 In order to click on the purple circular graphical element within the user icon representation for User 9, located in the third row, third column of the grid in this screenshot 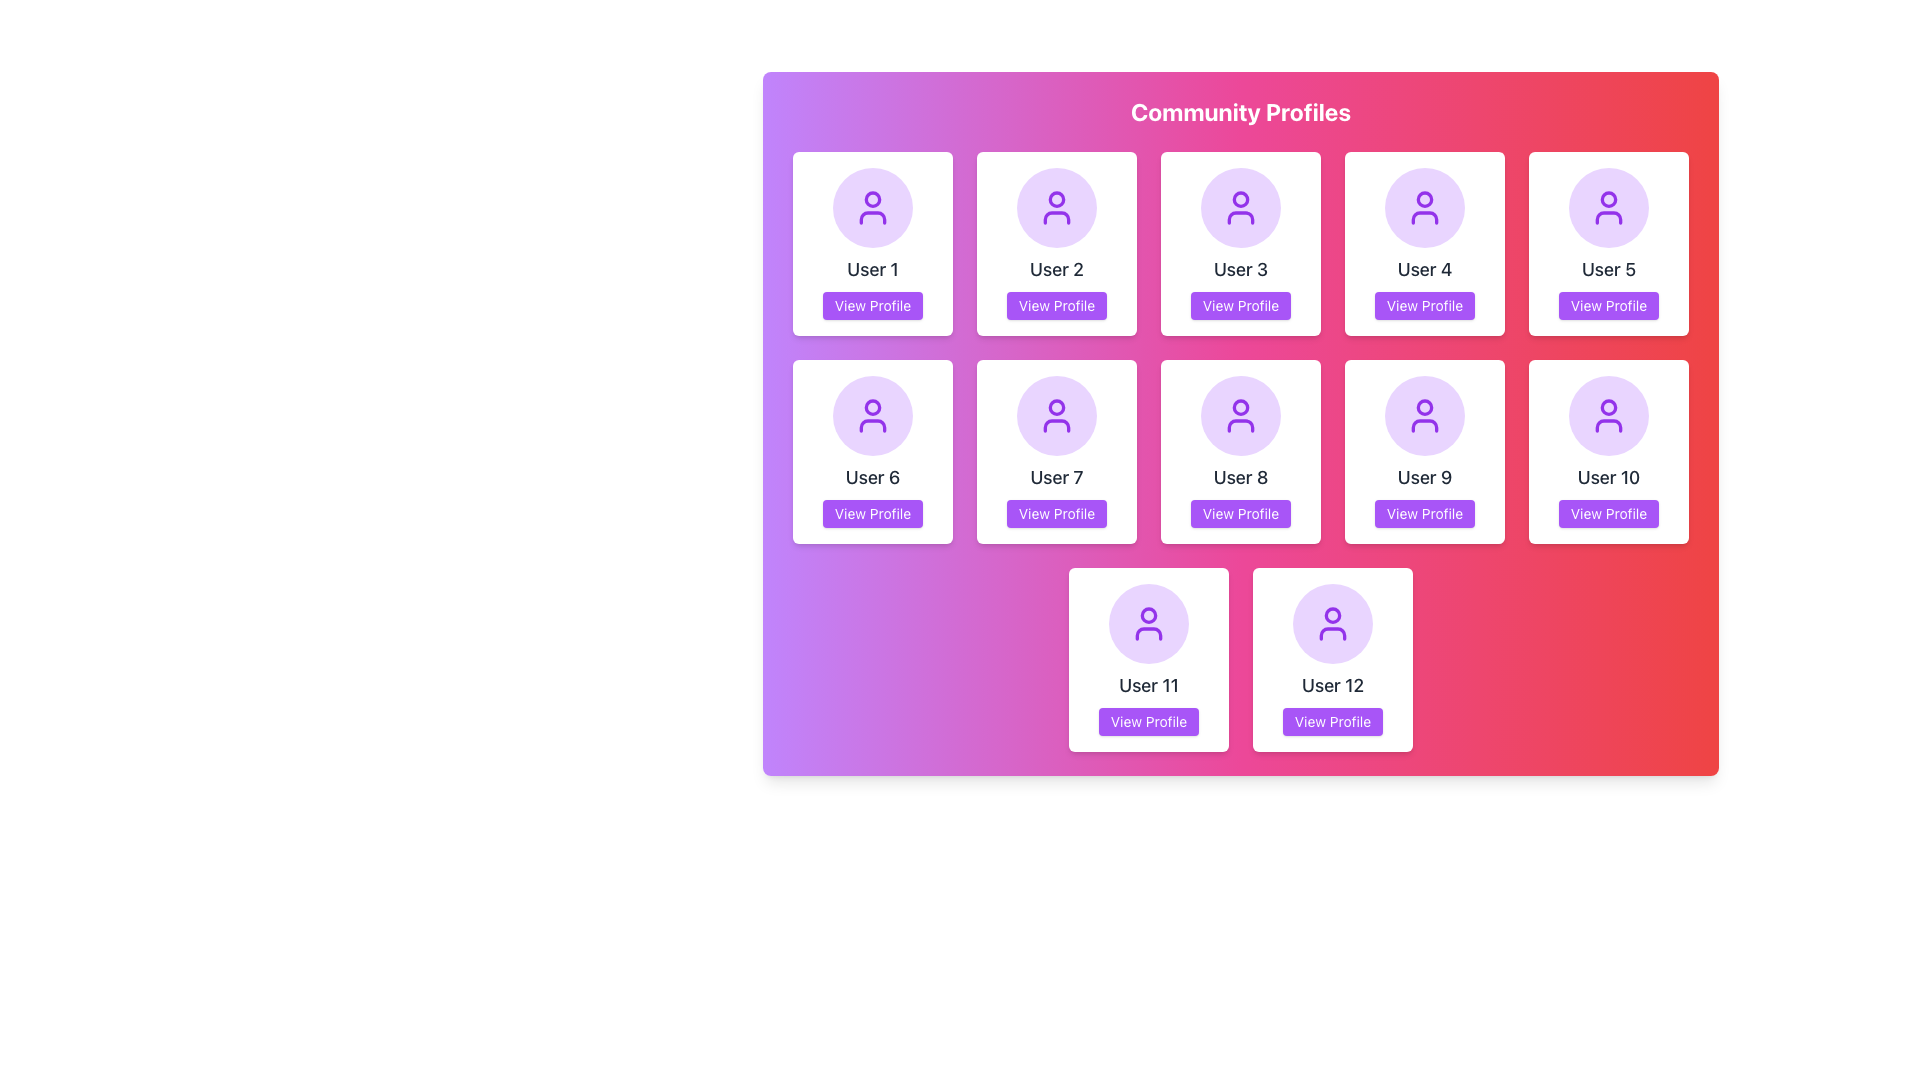, I will do `click(1424, 406)`.